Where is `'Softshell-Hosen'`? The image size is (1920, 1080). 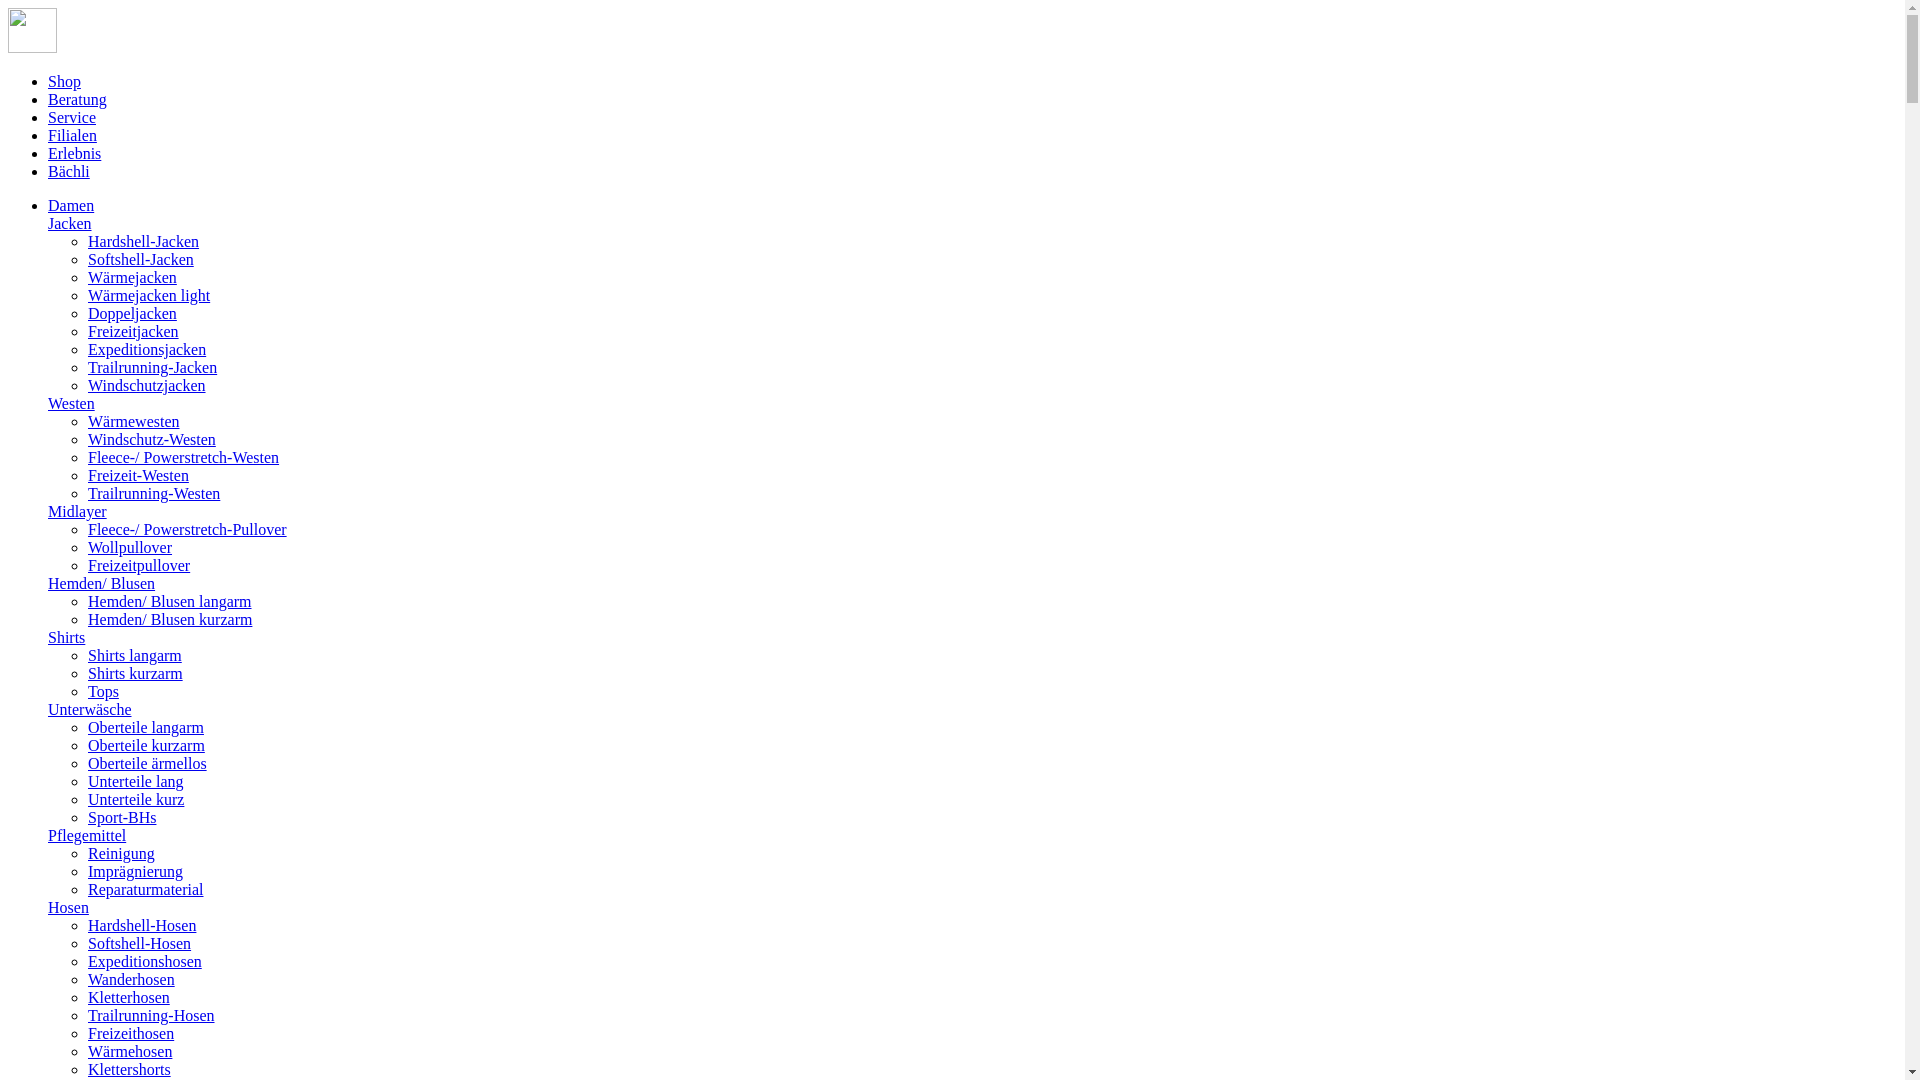 'Softshell-Hosen' is located at coordinates (138, 943).